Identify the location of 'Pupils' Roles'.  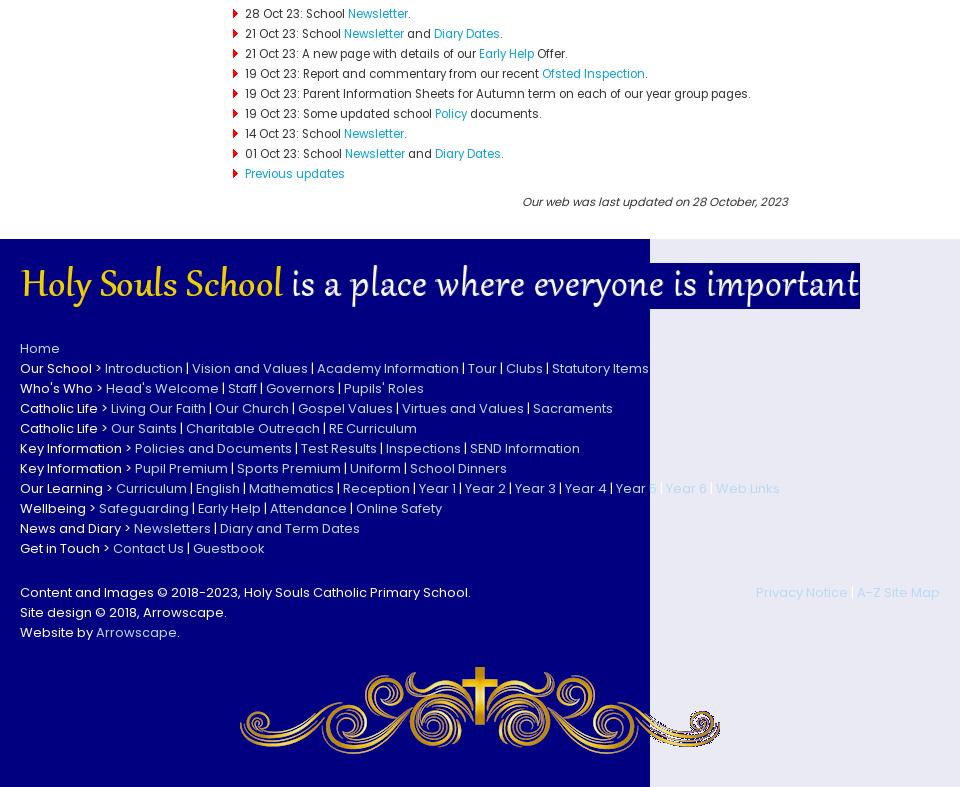
(383, 386).